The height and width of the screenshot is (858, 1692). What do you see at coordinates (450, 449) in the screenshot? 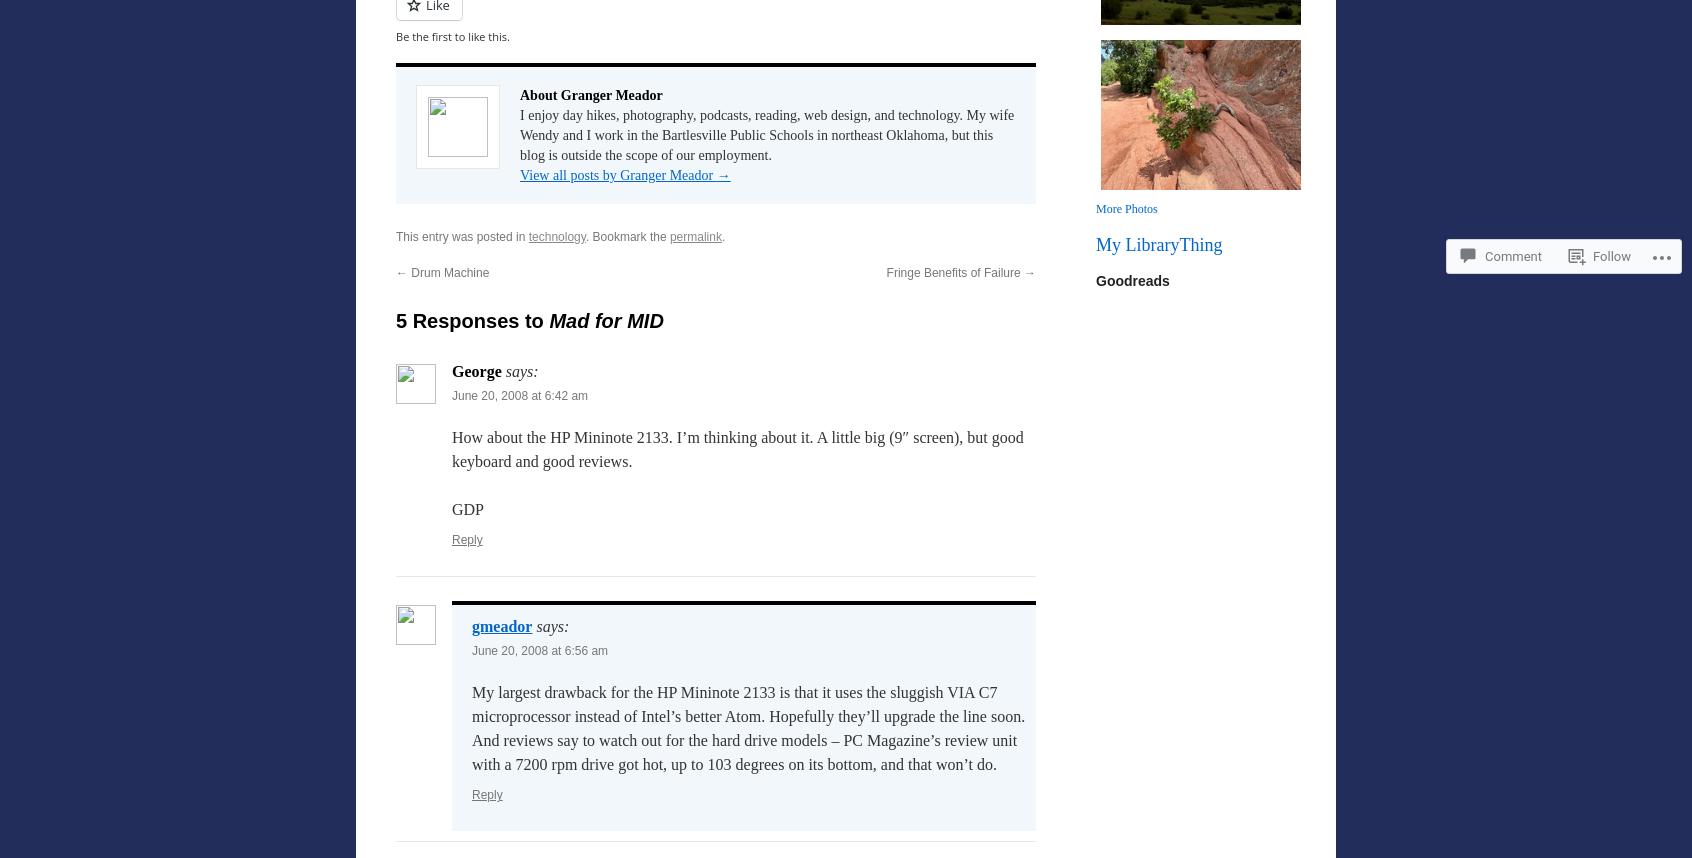
I see `'How about the HP Mininote 2133.  I’m thinking about it.  A little big  (9″ screen), but good keyboard and good reviews.'` at bounding box center [450, 449].